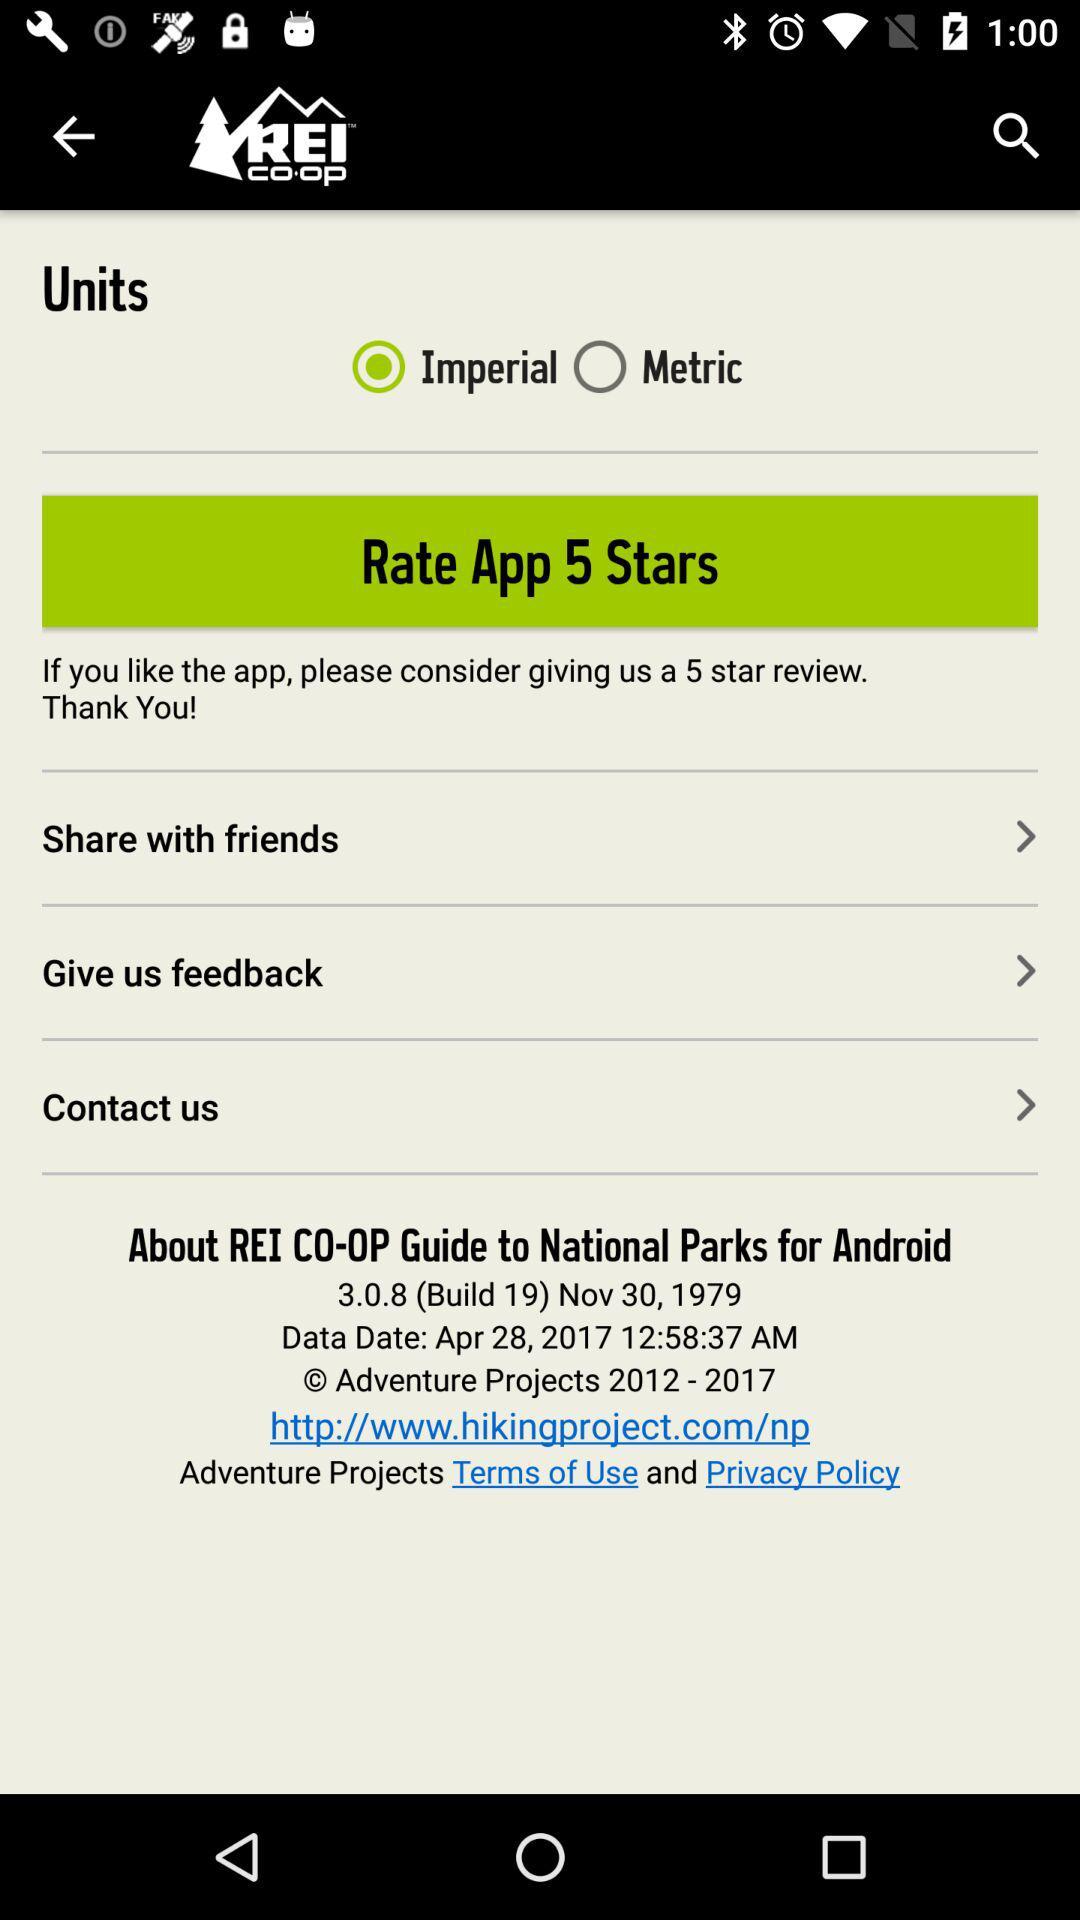 The width and height of the screenshot is (1080, 1920). I want to click on icon to the right of the units item, so click(446, 366).